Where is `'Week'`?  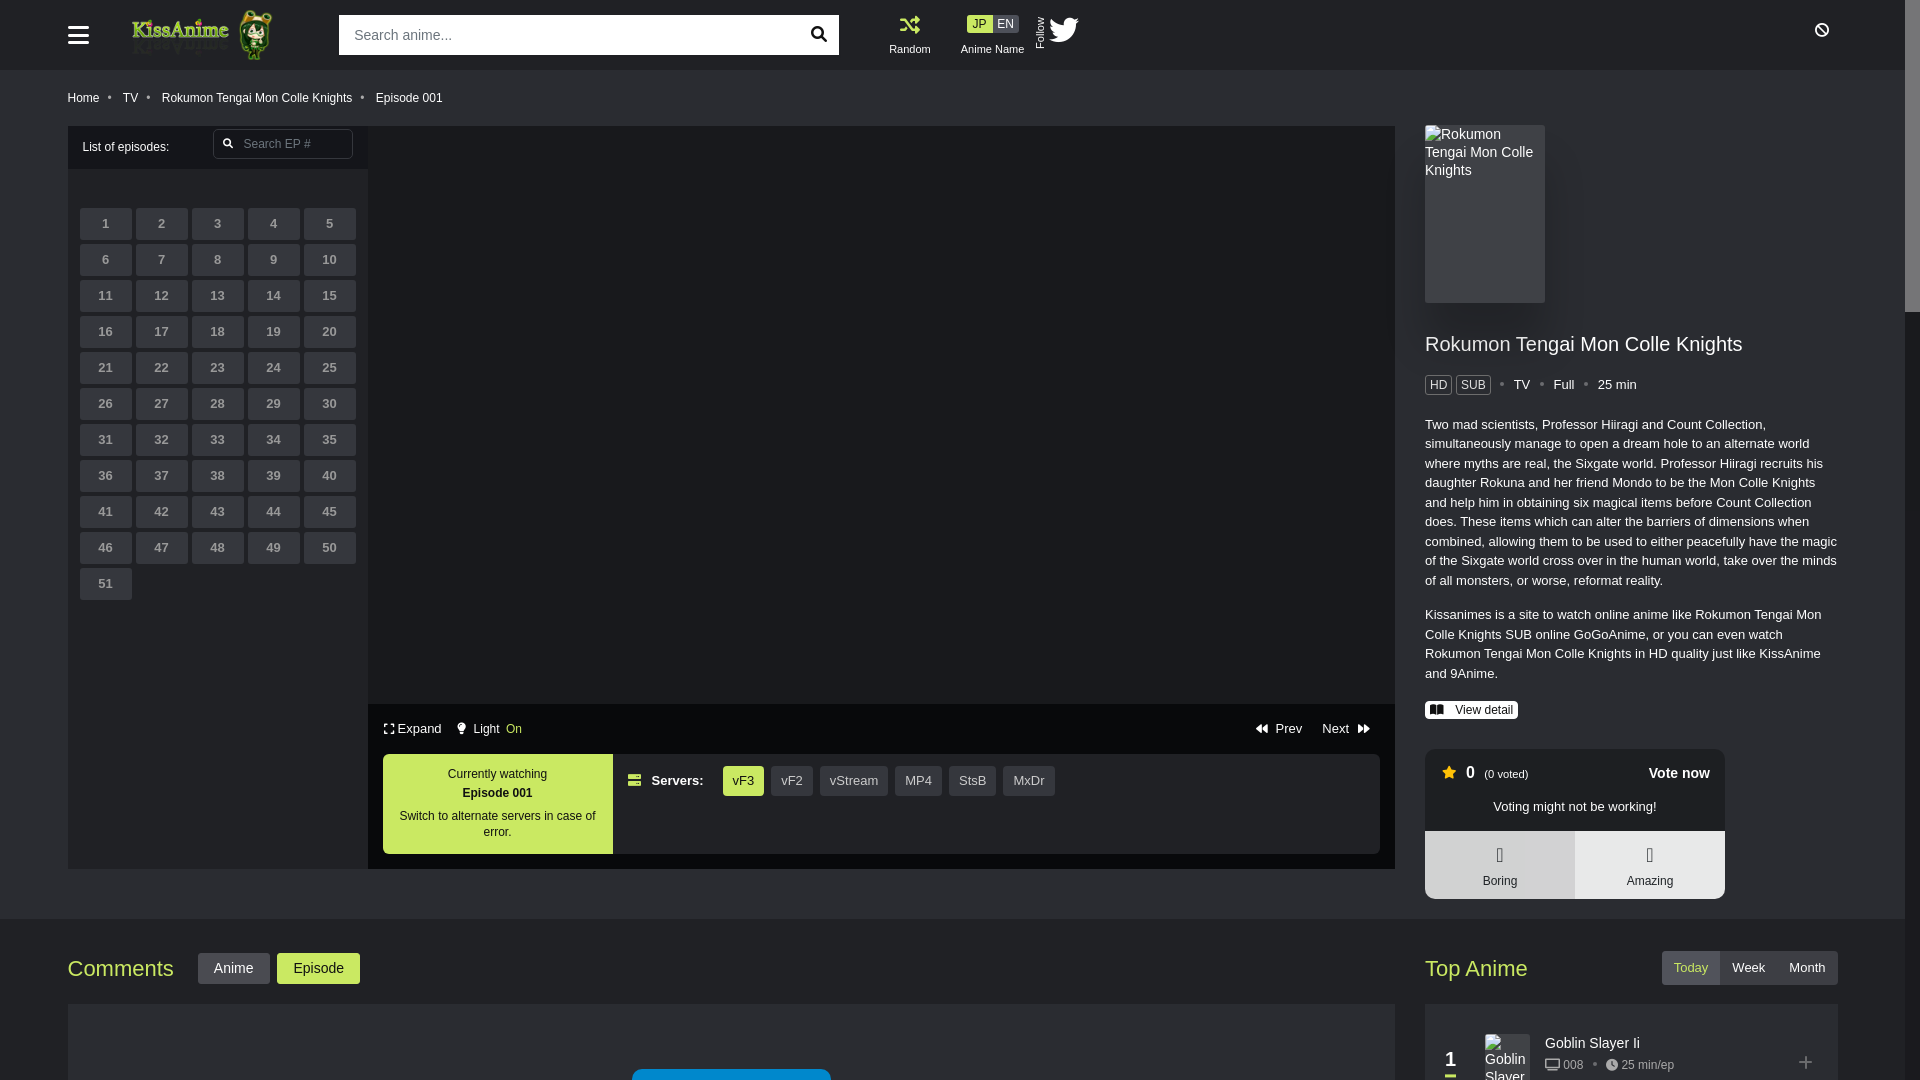 'Week' is located at coordinates (1747, 967).